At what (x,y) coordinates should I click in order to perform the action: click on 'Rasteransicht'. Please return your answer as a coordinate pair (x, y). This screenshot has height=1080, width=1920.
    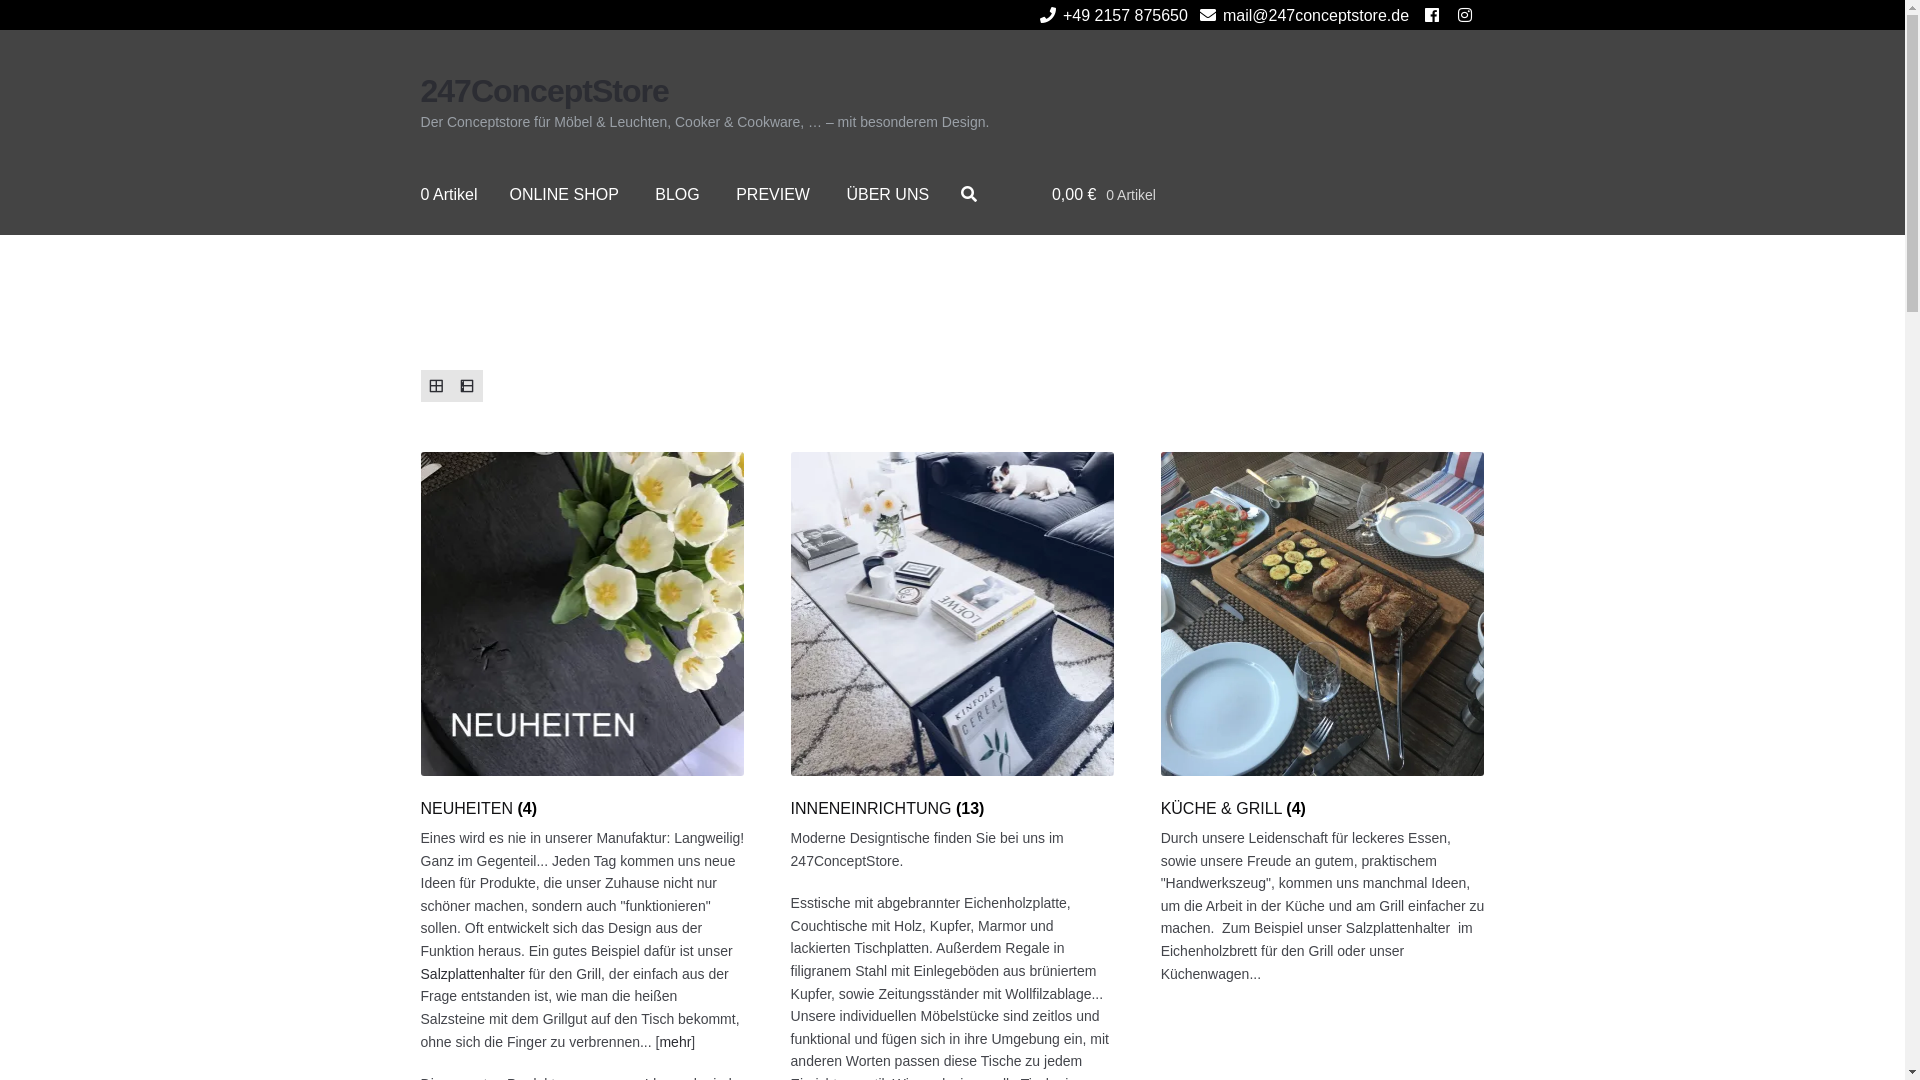
    Looking at the image, I should click on (435, 385).